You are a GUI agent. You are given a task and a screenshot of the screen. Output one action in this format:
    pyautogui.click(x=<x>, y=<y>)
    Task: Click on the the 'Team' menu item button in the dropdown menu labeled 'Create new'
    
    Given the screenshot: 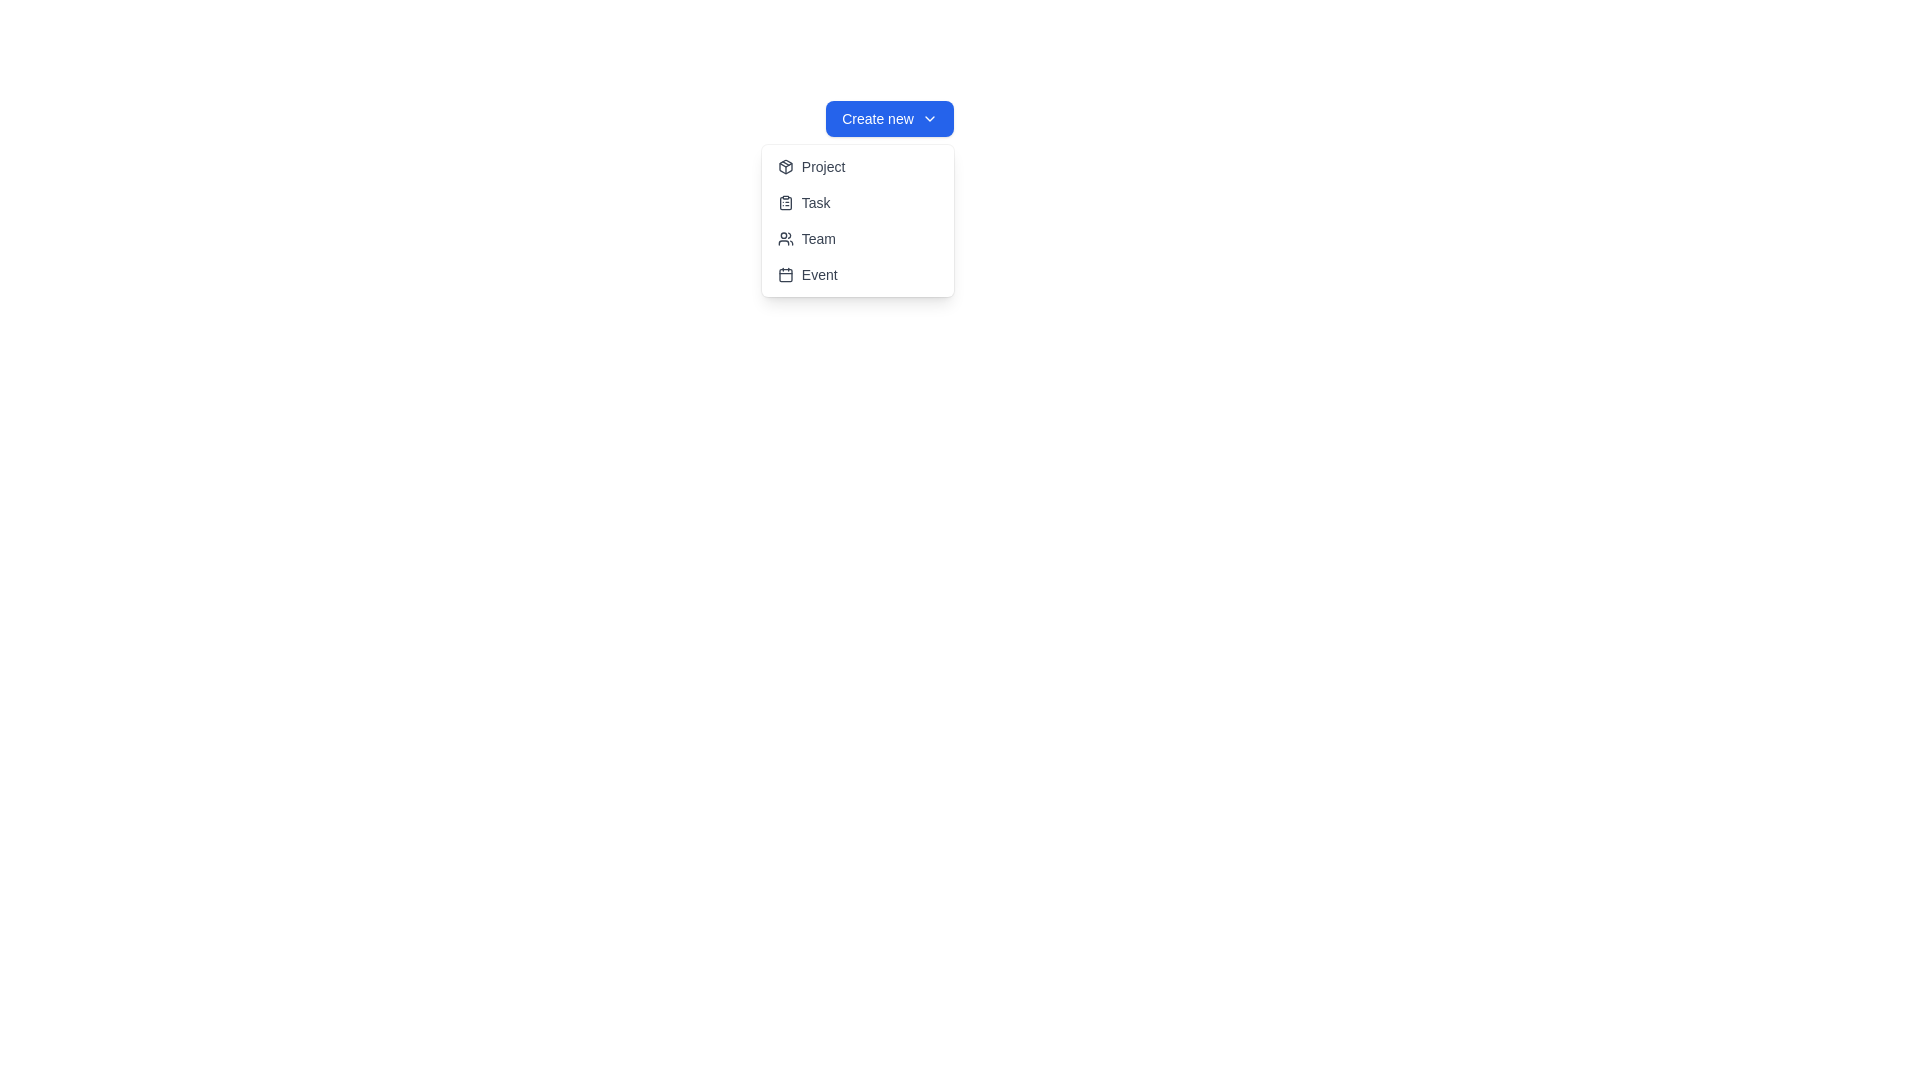 What is the action you would take?
    pyautogui.click(x=857, y=238)
    